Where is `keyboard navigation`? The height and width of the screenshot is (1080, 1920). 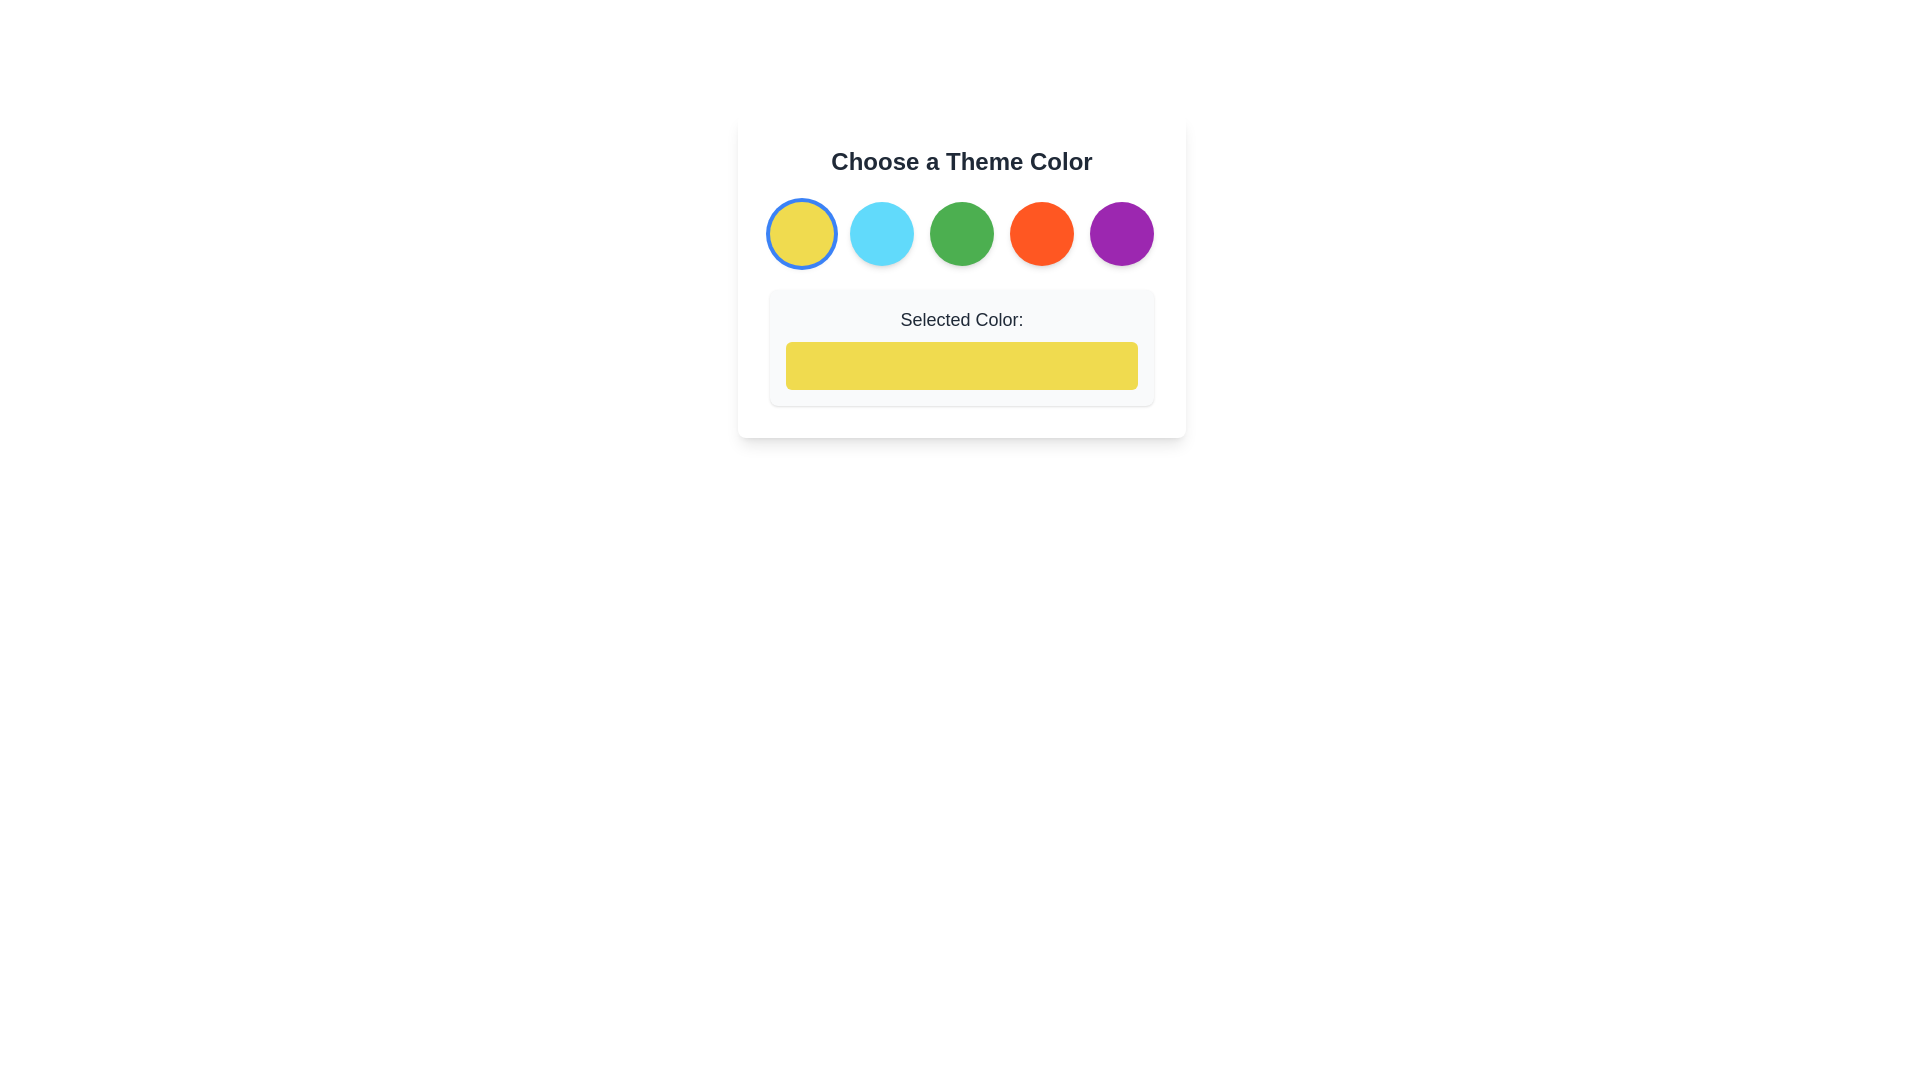
keyboard navigation is located at coordinates (961, 233).